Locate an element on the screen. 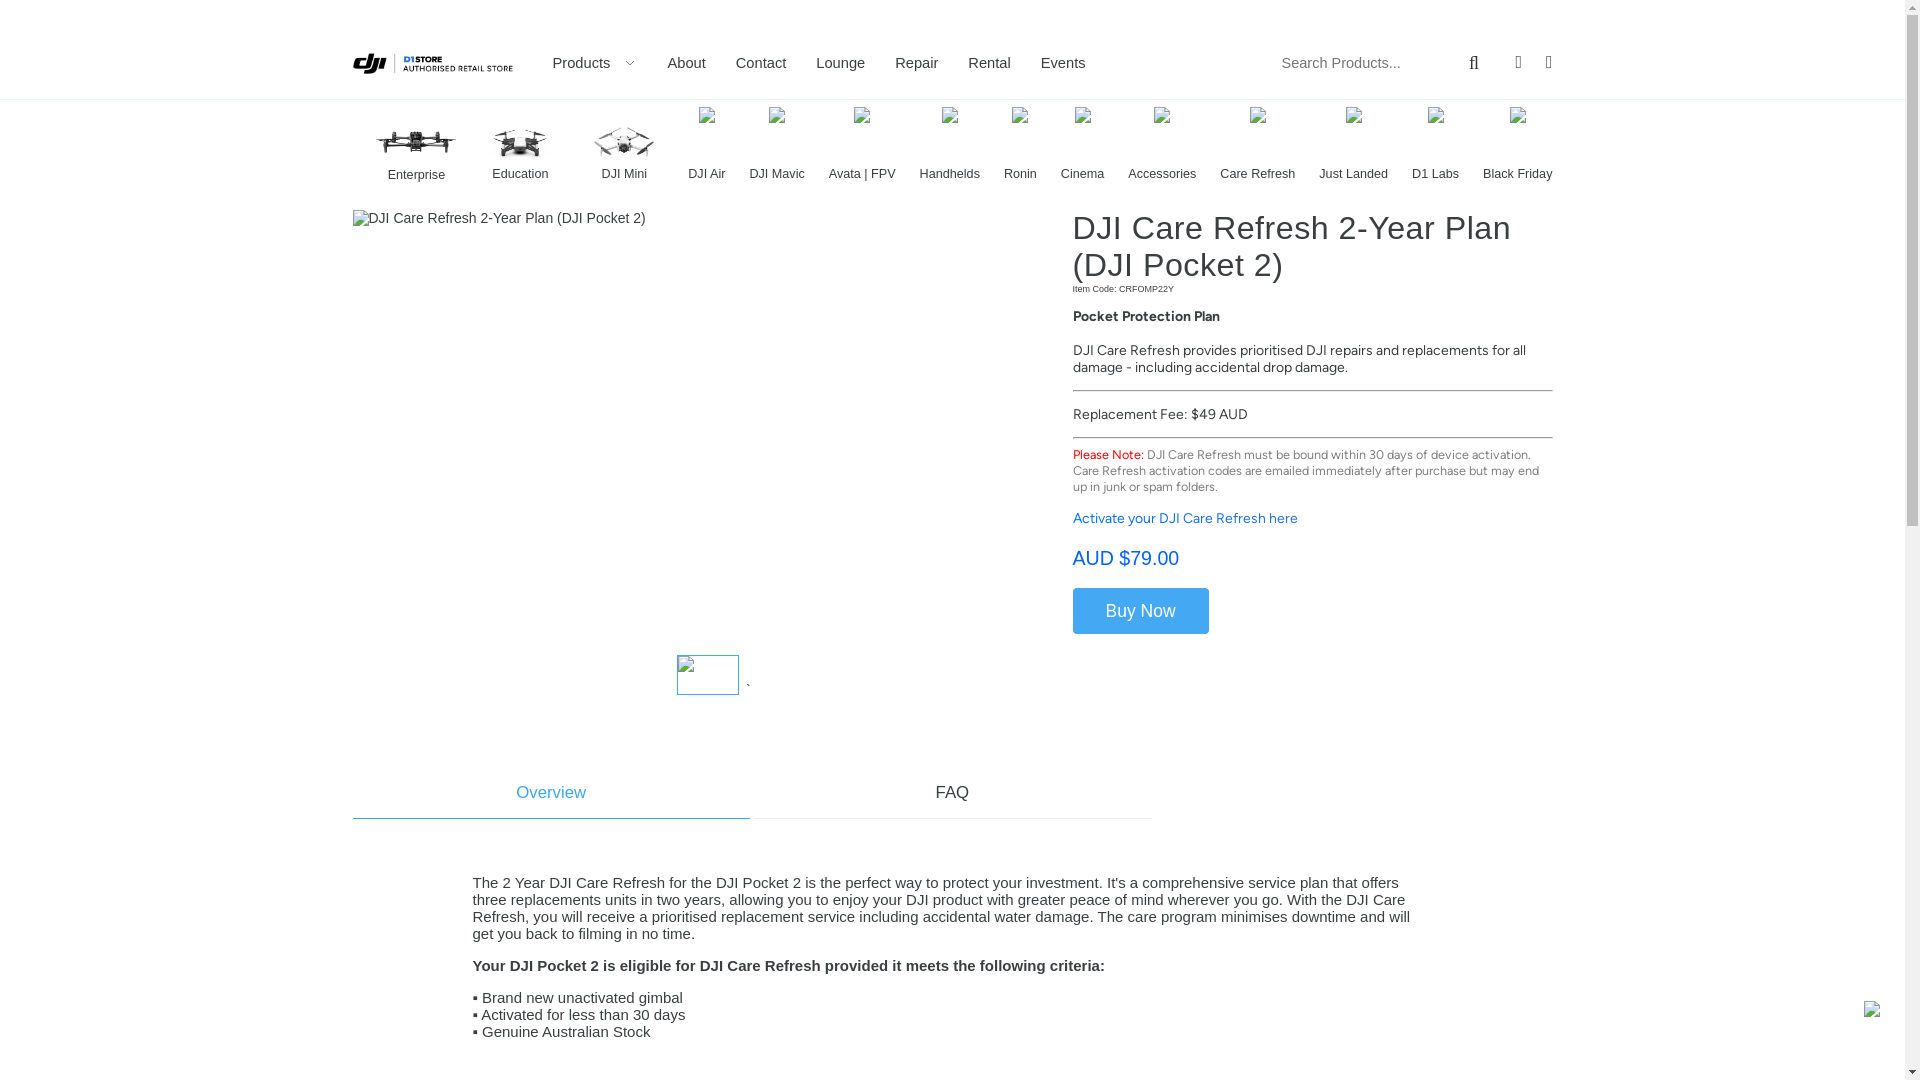 This screenshot has height=1080, width=1920. 'Lounge' is located at coordinates (816, 61).